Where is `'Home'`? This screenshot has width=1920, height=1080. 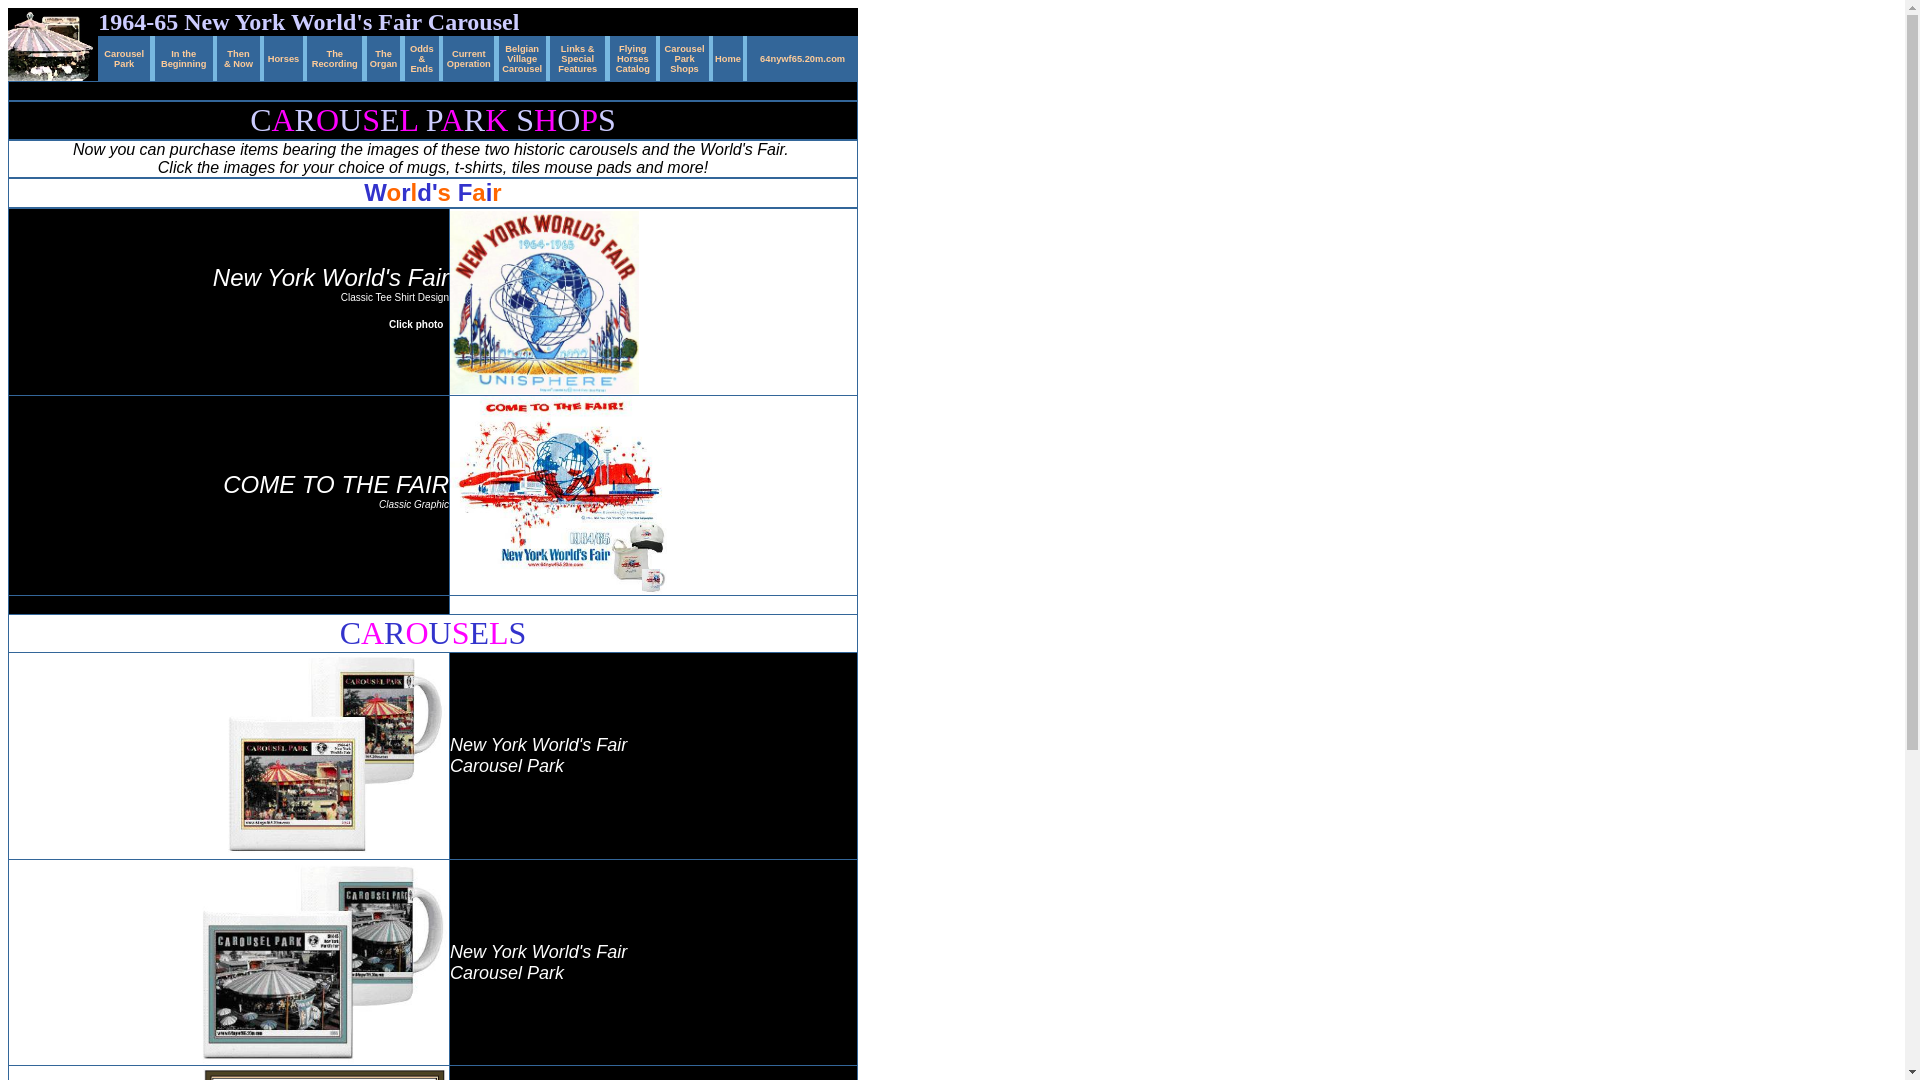
'Home' is located at coordinates (727, 55).